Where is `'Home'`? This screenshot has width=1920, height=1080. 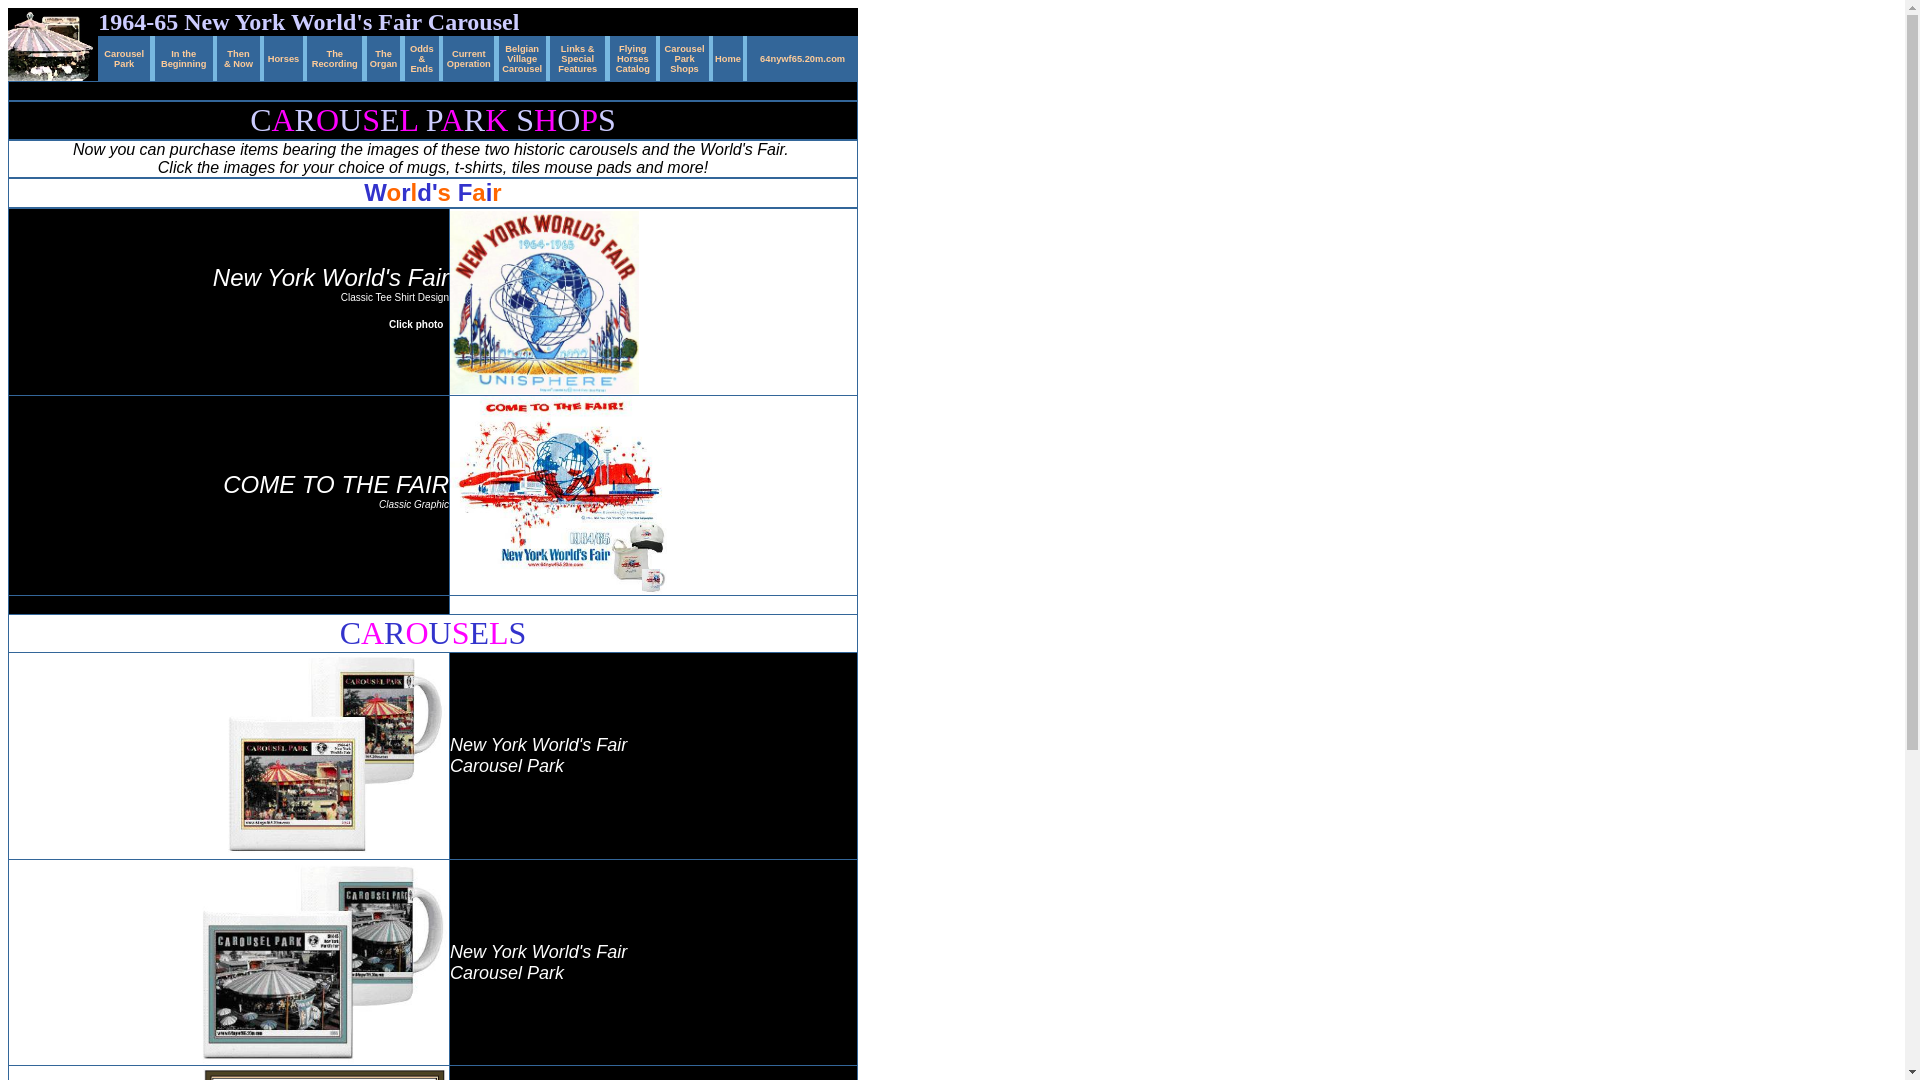
'Home' is located at coordinates (727, 55).